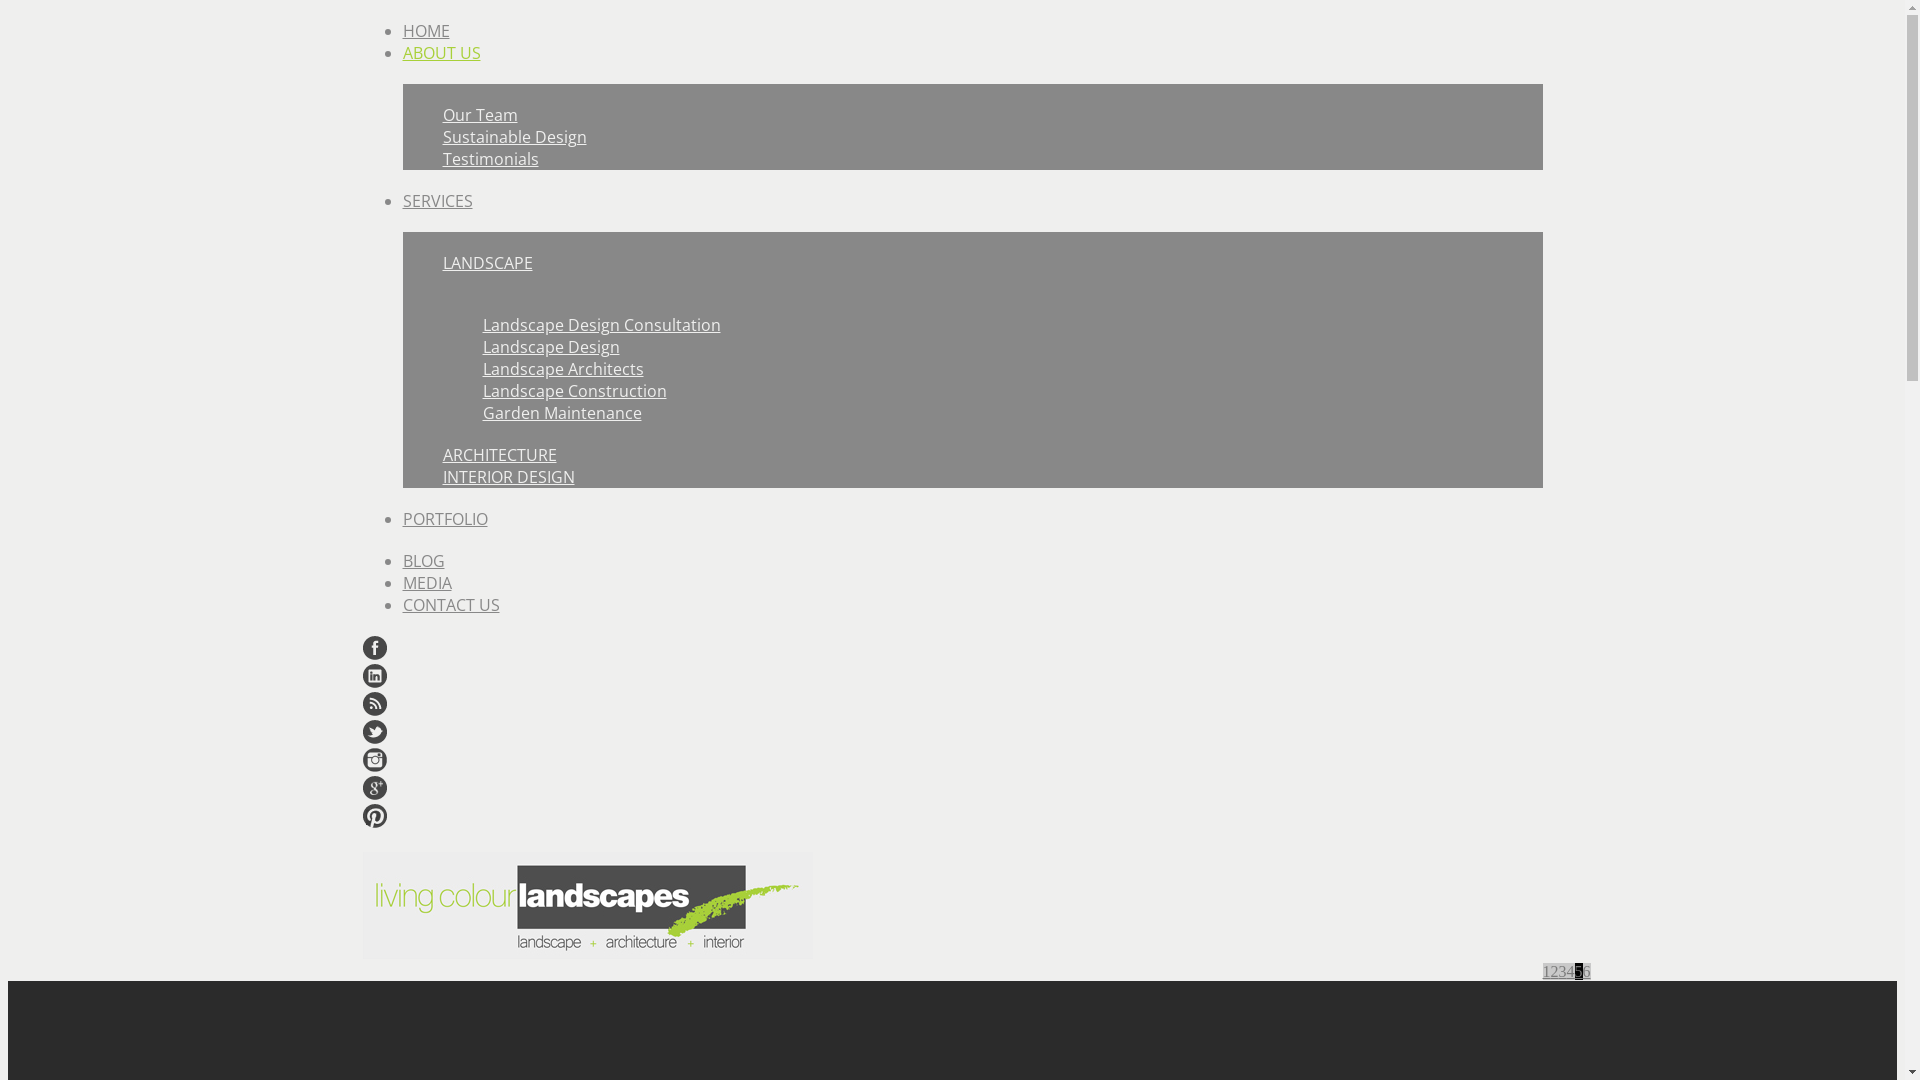 This screenshot has width=1920, height=1080. Describe the element at coordinates (599, 323) in the screenshot. I see `'Landscape Design Consultation'` at that location.